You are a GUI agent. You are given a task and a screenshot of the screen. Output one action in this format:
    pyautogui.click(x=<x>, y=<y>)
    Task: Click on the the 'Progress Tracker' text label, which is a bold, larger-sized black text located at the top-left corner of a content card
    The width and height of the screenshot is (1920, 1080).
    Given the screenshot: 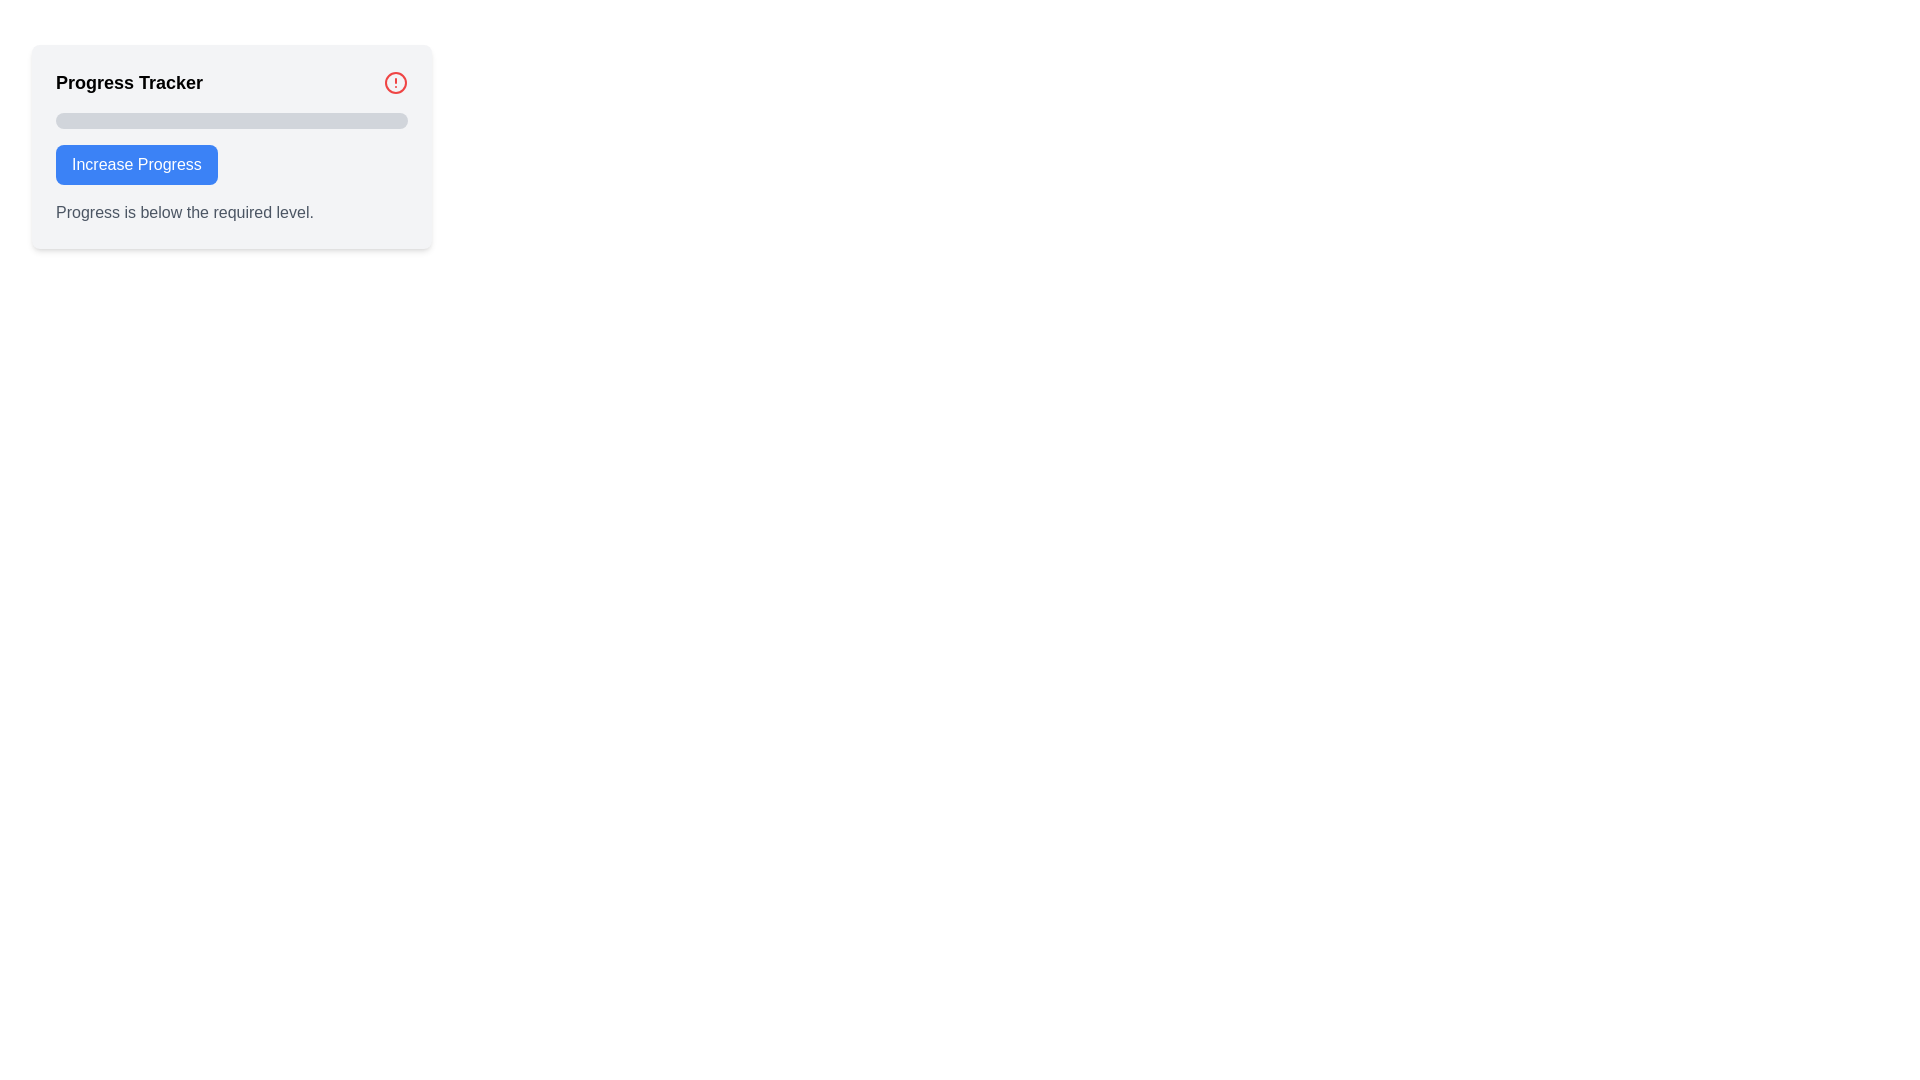 What is the action you would take?
    pyautogui.click(x=128, y=82)
    